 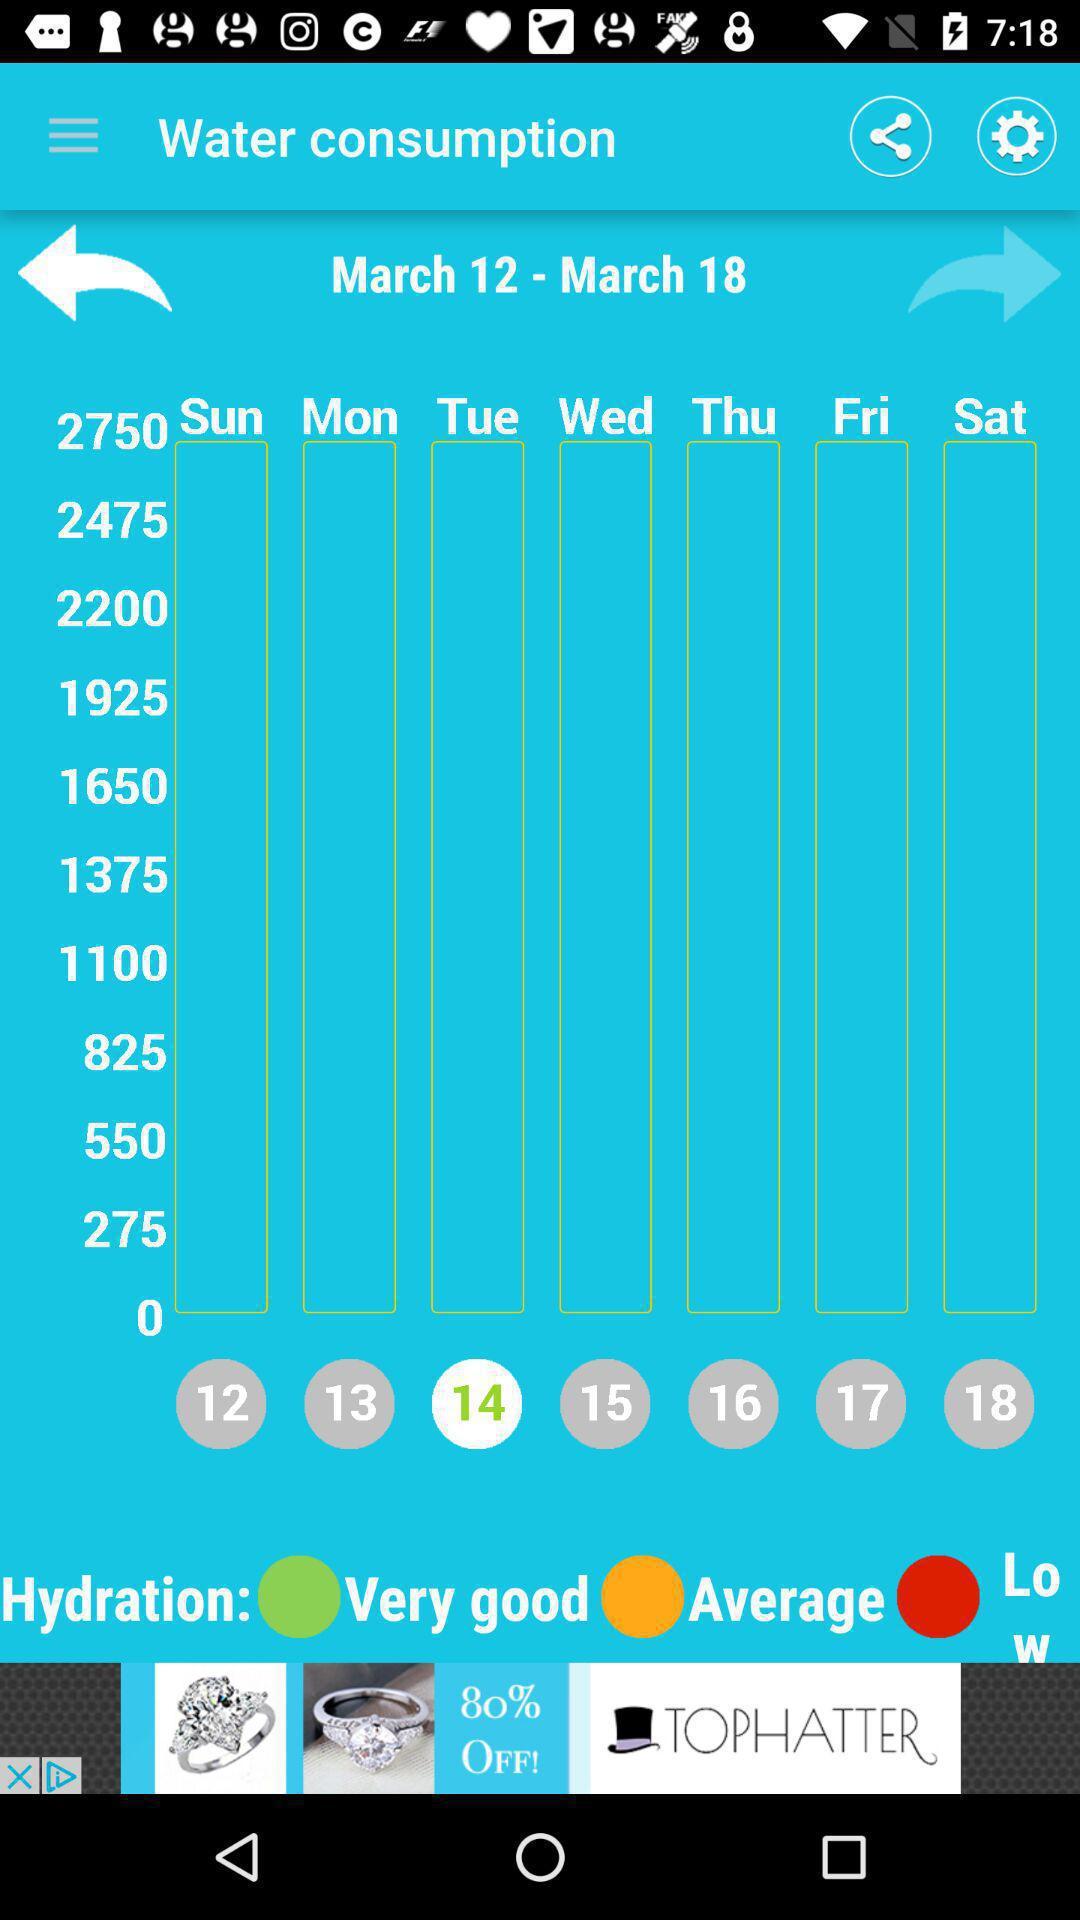 I want to click on back button, so click(x=94, y=272).